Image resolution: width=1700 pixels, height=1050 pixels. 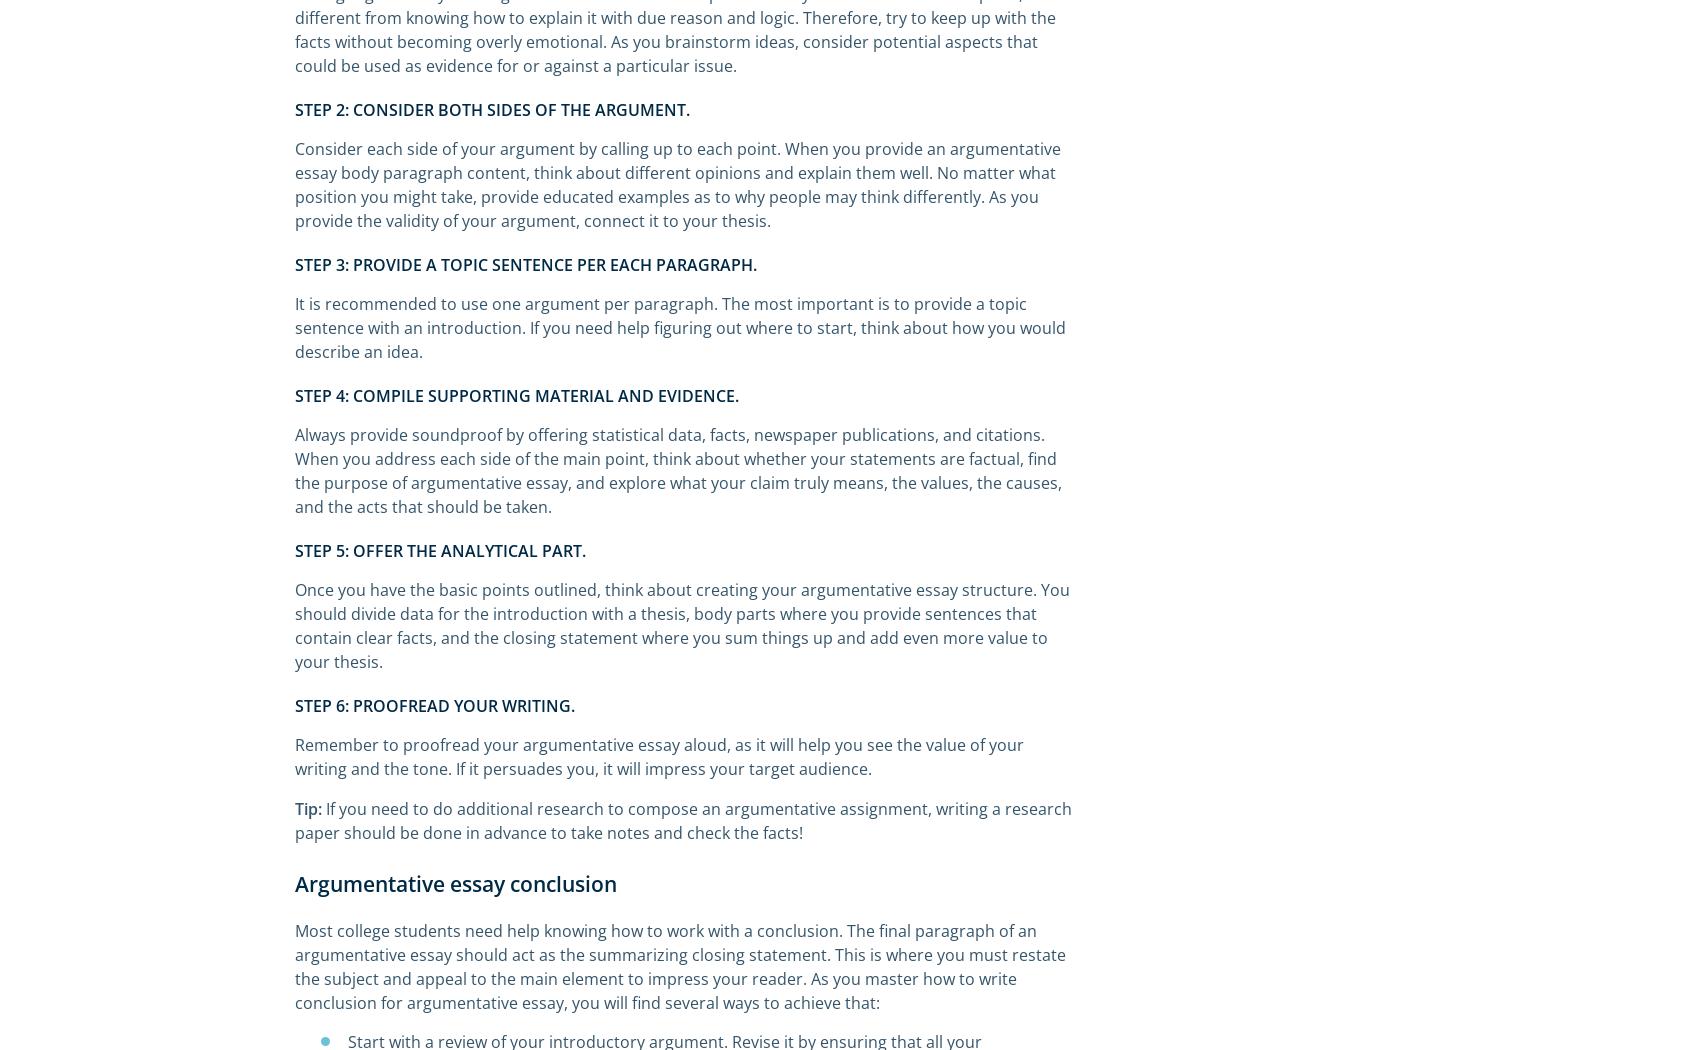 I want to click on 'Consider each side of your argument by calling up to each point. When you provide an argumentative essay body paragraph content, think about different opinions and explain them well. No matter what position you might take, provide educated examples as to why people may think differently. As you provide the validity of your argument, connect it to your thesis.', so click(x=677, y=185).